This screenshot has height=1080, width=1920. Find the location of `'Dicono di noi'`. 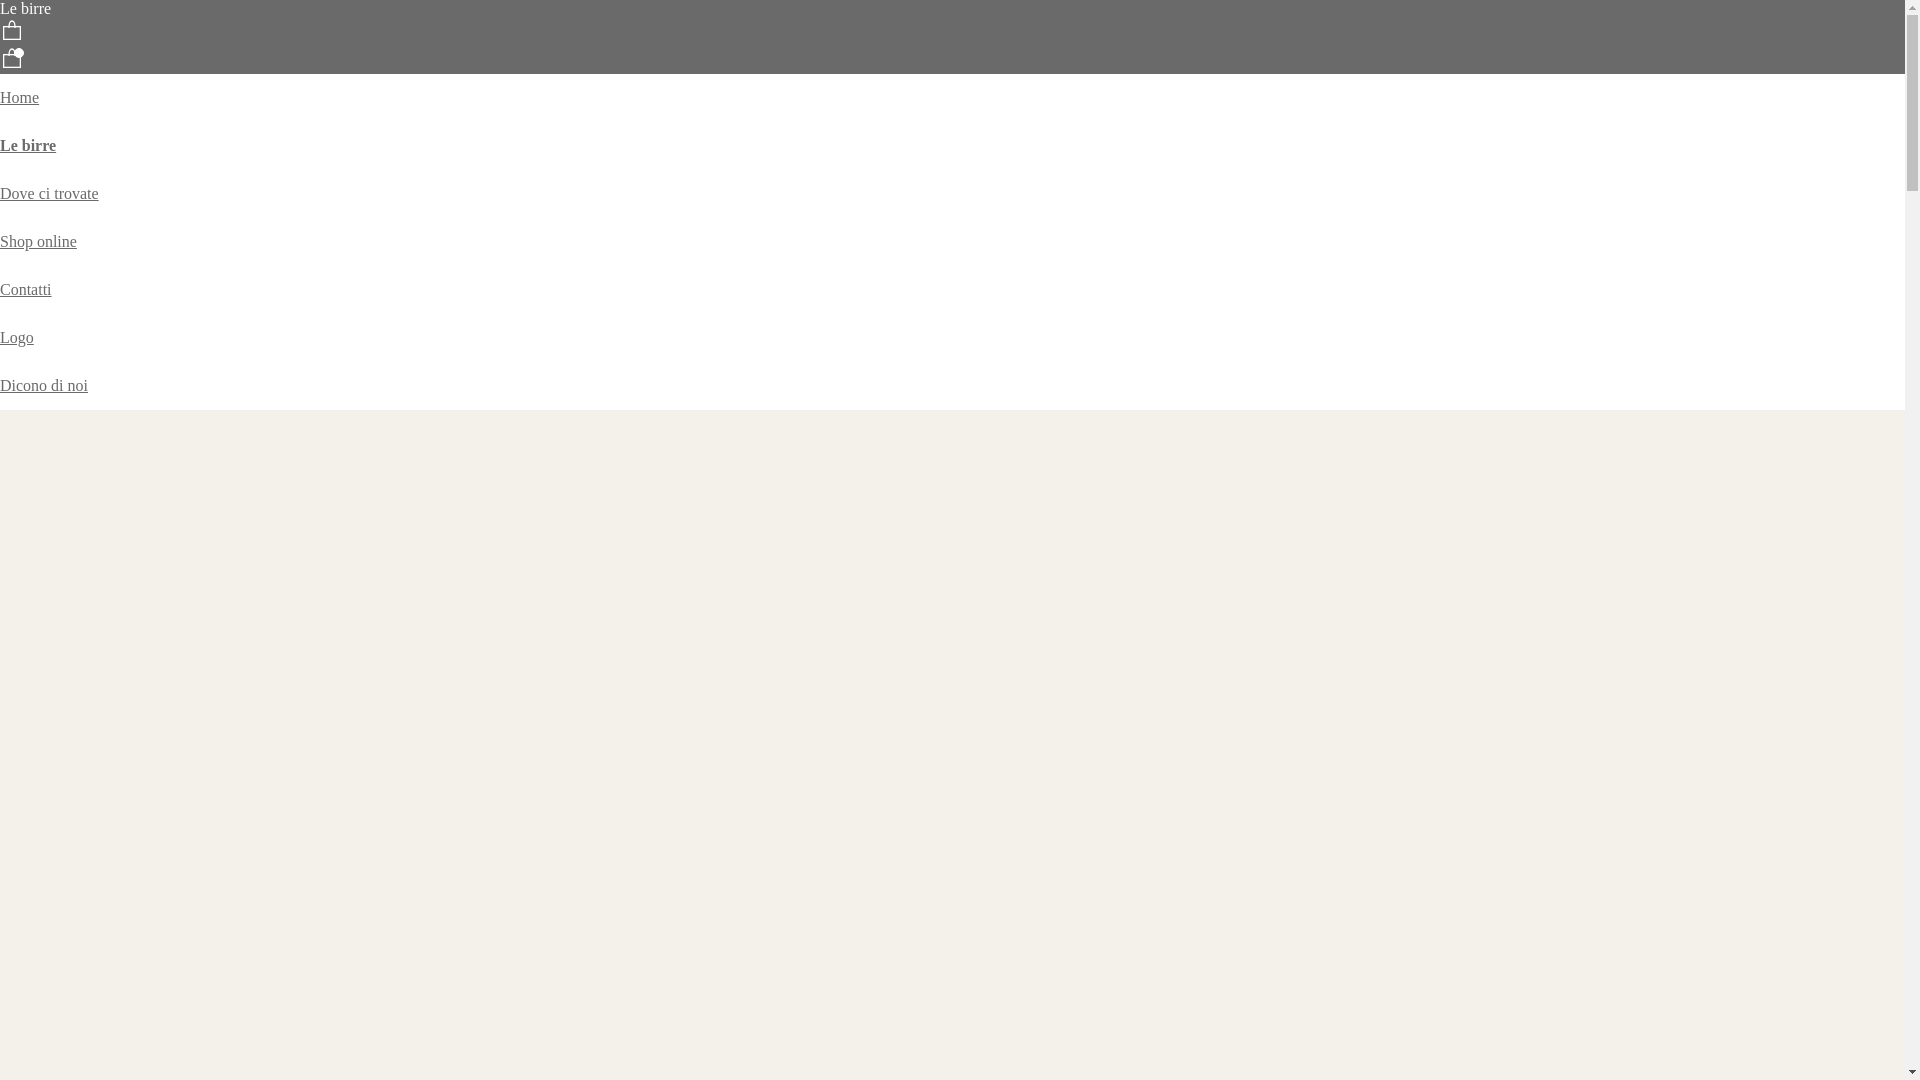

'Dicono di noi' is located at coordinates (43, 385).